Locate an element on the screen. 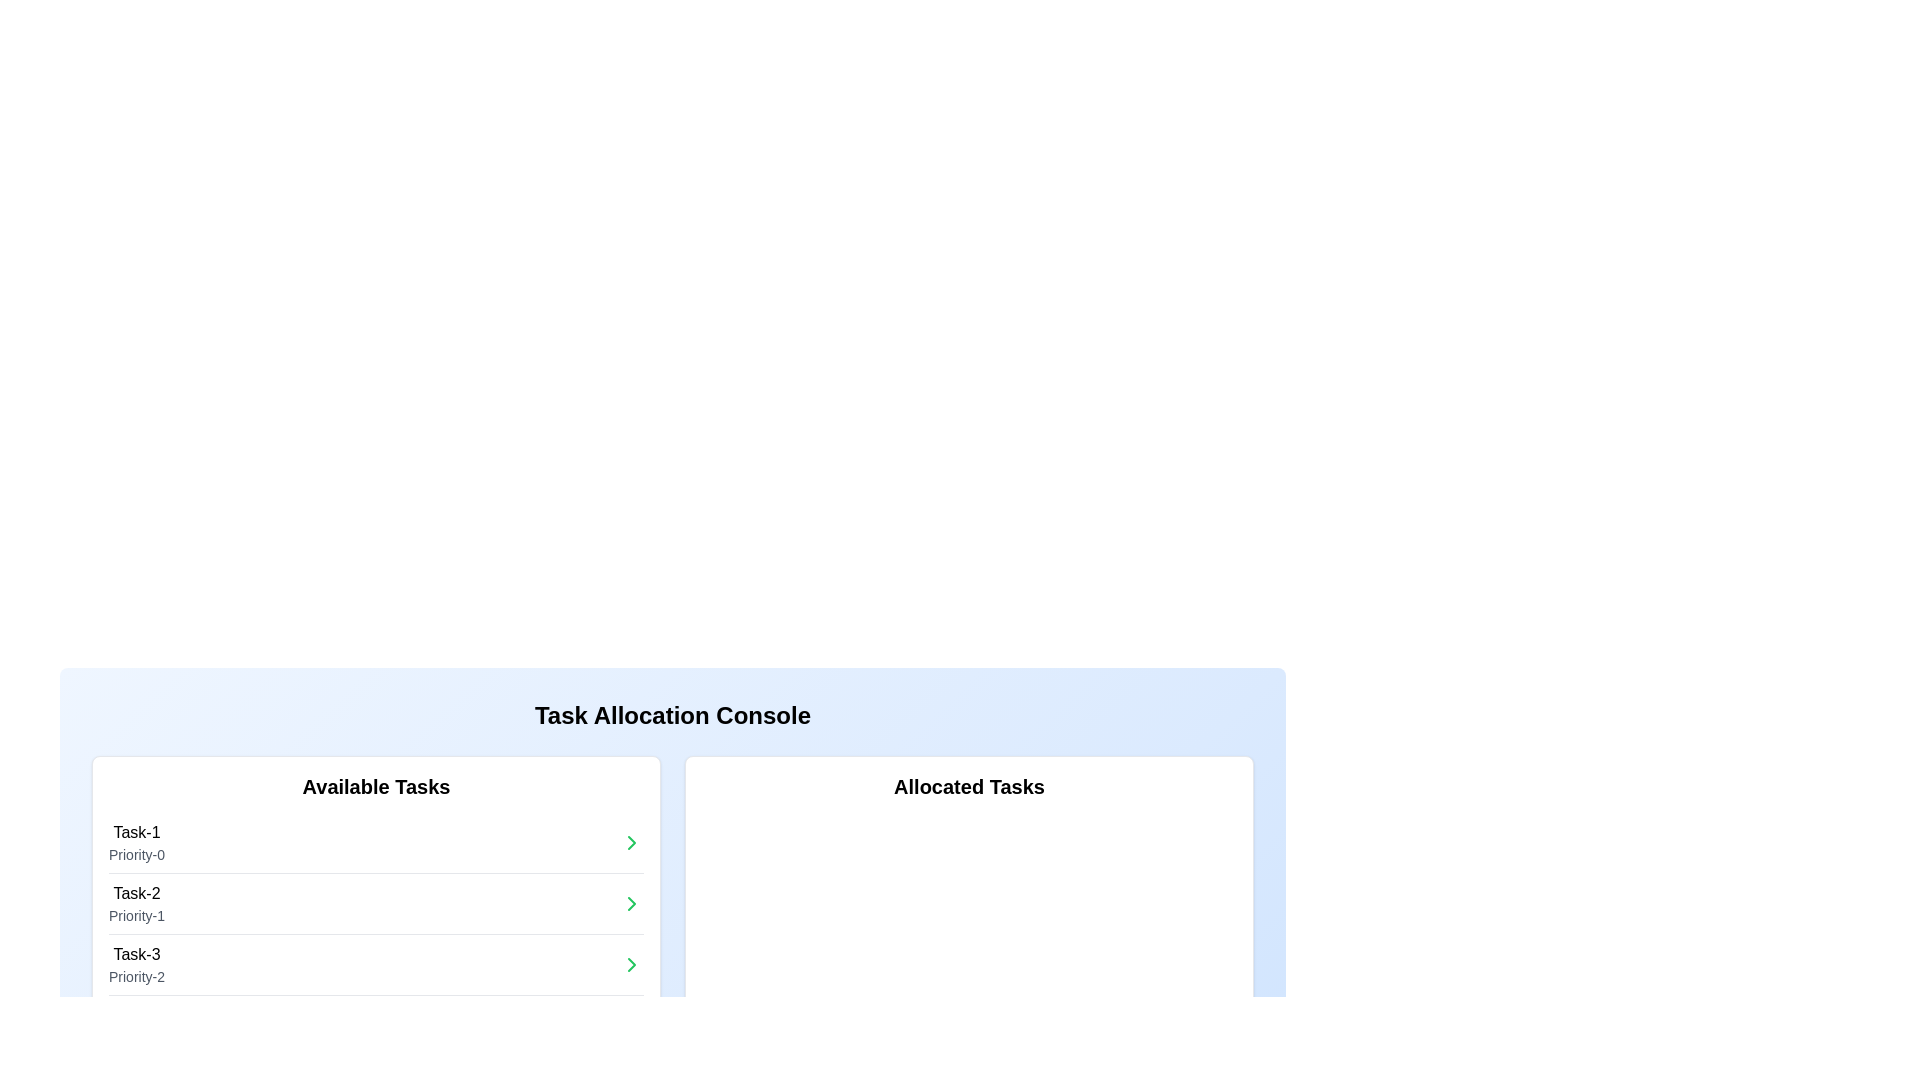  on the static text element that serves as the header for the 'Allocated Tasks' section, indicating its content or purpose is located at coordinates (969, 785).